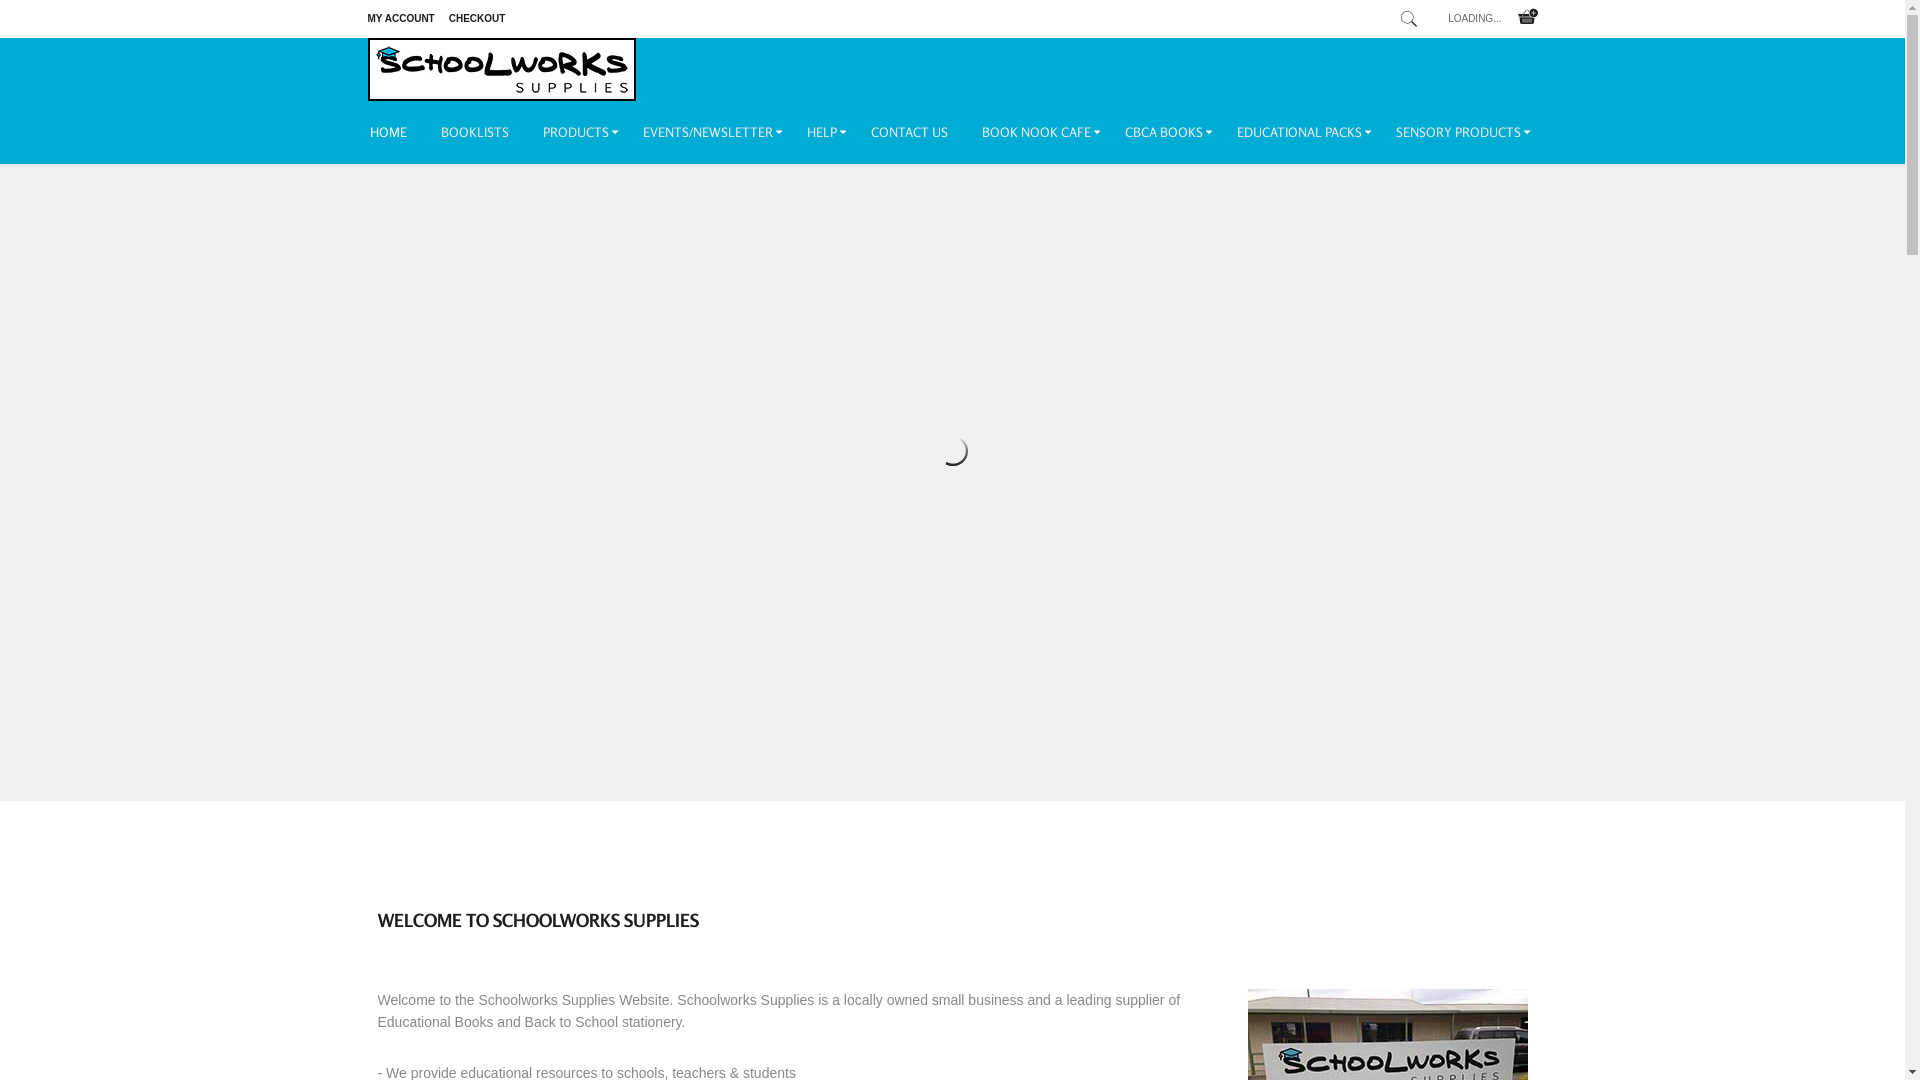  I want to click on 'HOME', so click(397, 132).